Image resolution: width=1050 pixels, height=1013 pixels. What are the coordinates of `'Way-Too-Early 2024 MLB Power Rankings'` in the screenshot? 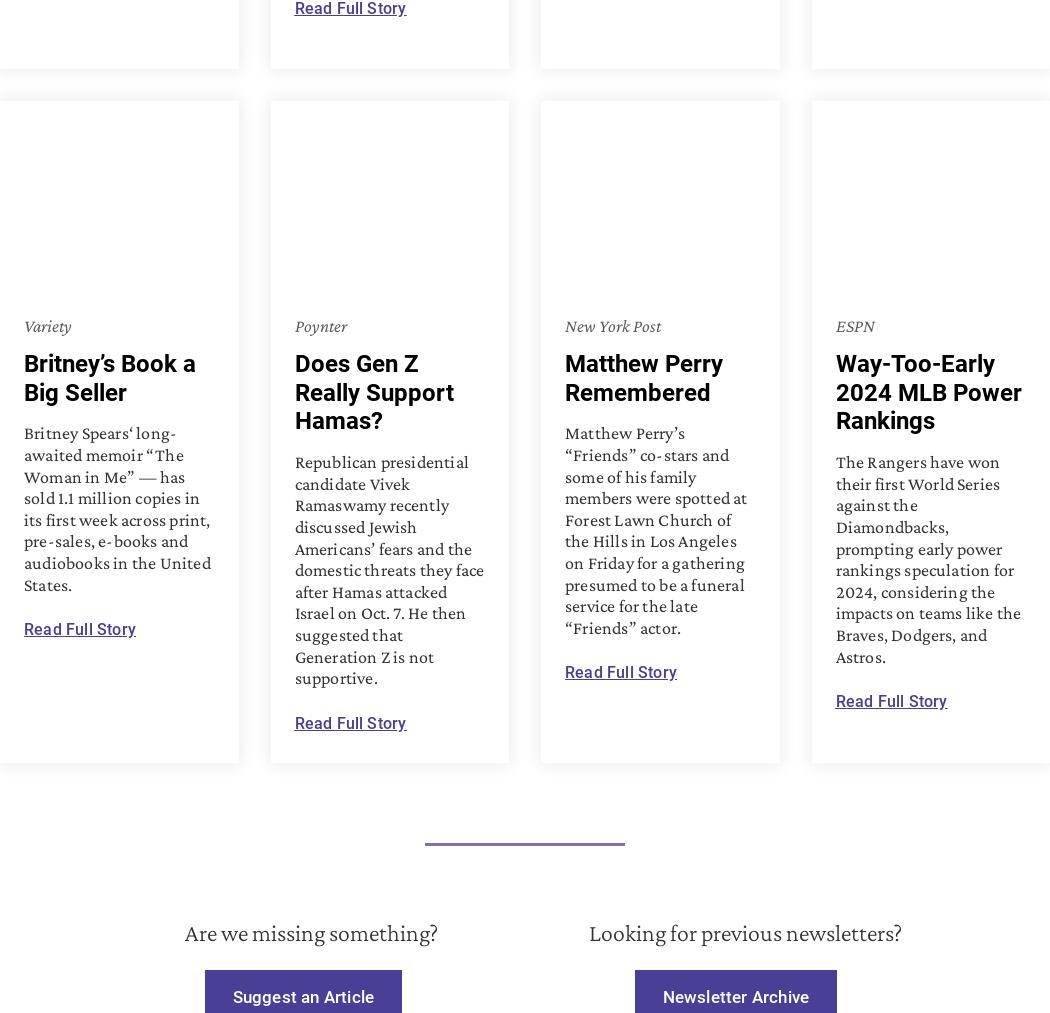 It's located at (927, 392).